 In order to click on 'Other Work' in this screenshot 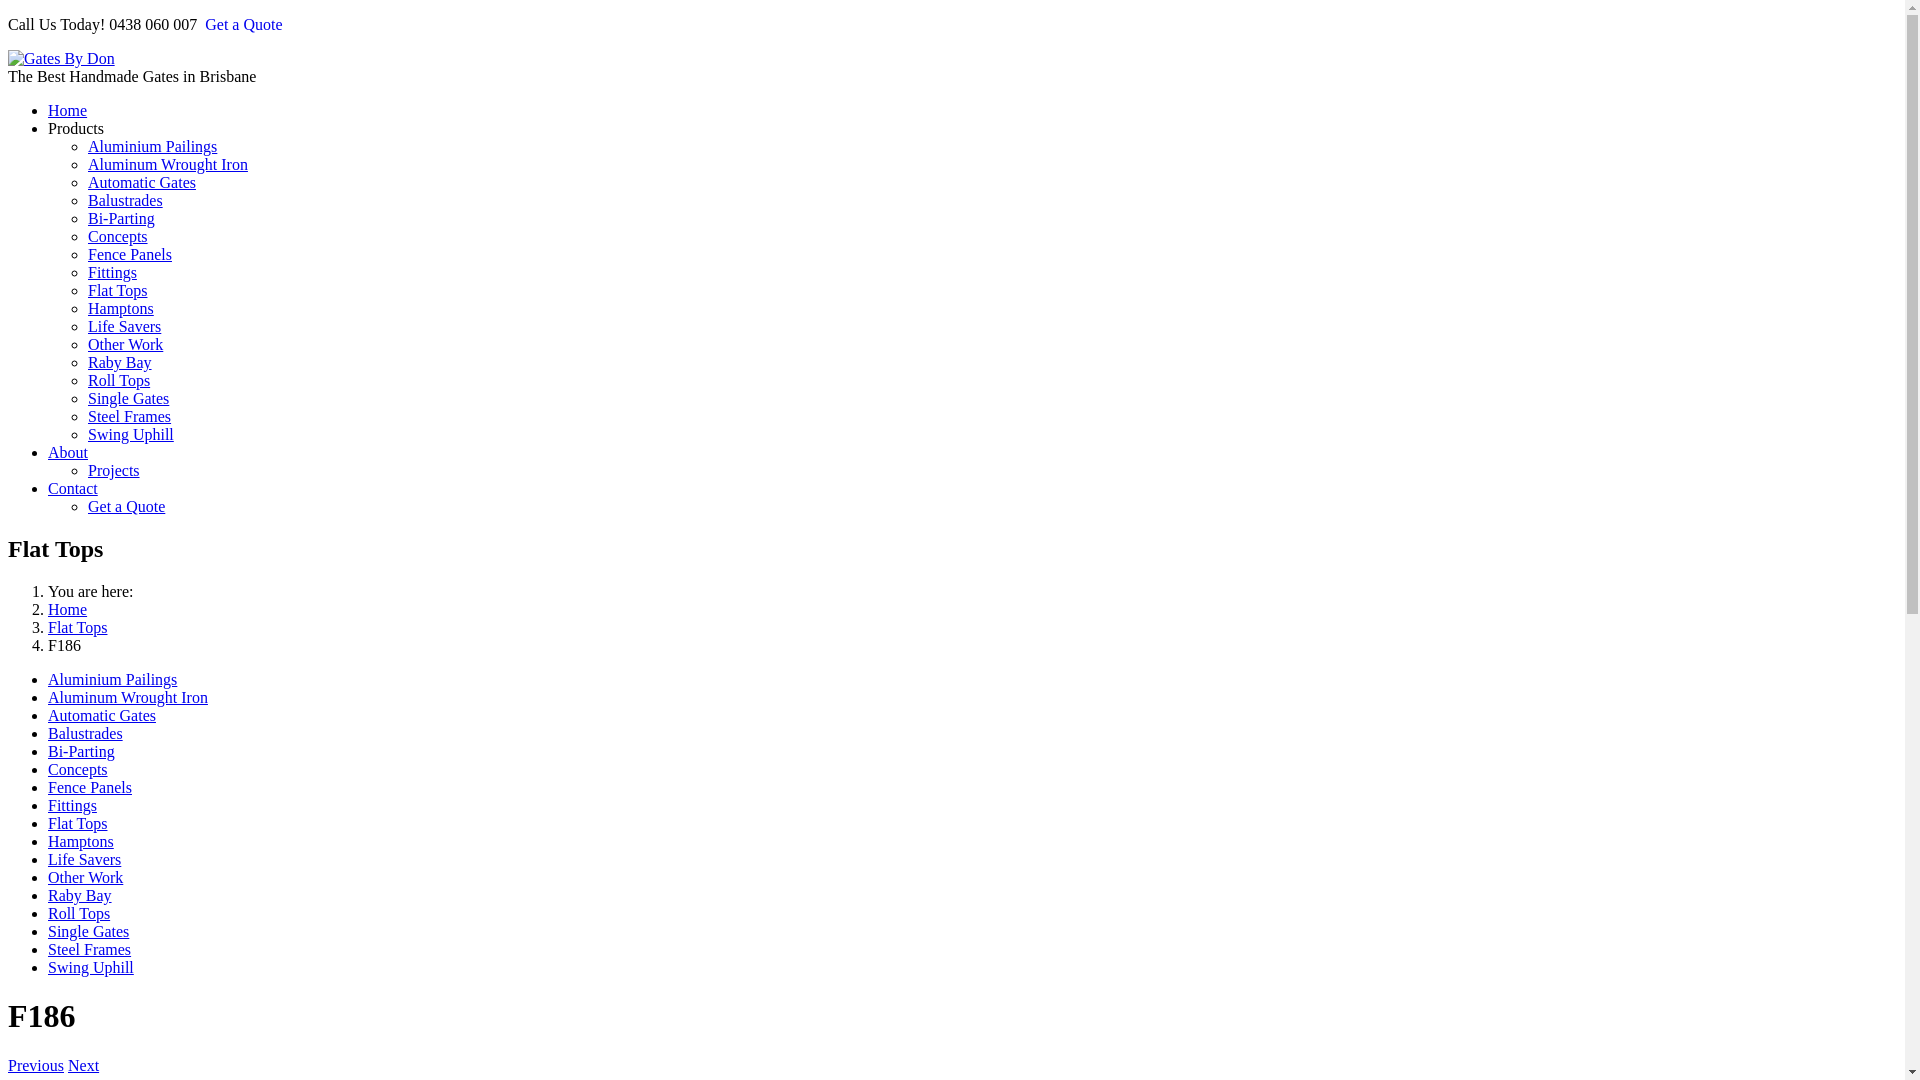, I will do `click(124, 343)`.